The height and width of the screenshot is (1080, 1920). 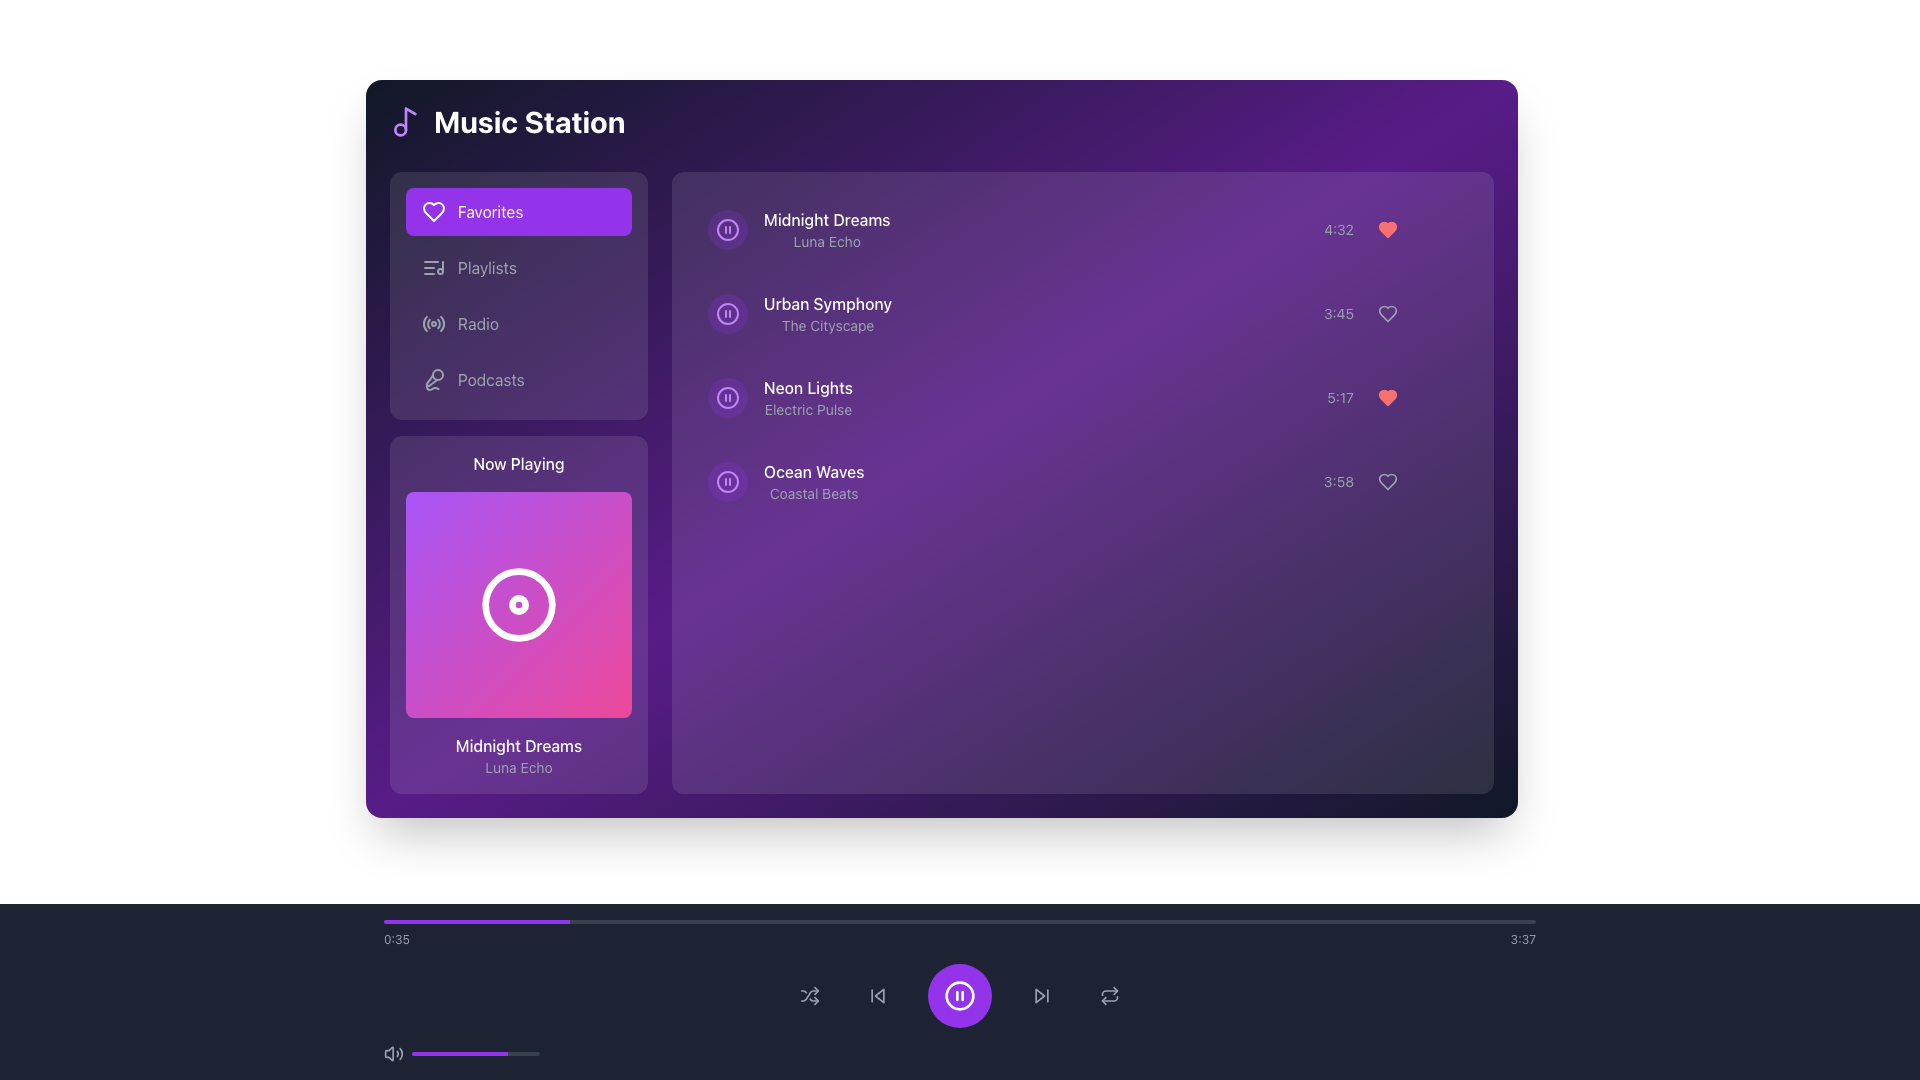 What do you see at coordinates (960, 995) in the screenshot?
I see `the 'pause' icon located at the bottom section of the music application's interface for tooltip or visual feedback` at bounding box center [960, 995].